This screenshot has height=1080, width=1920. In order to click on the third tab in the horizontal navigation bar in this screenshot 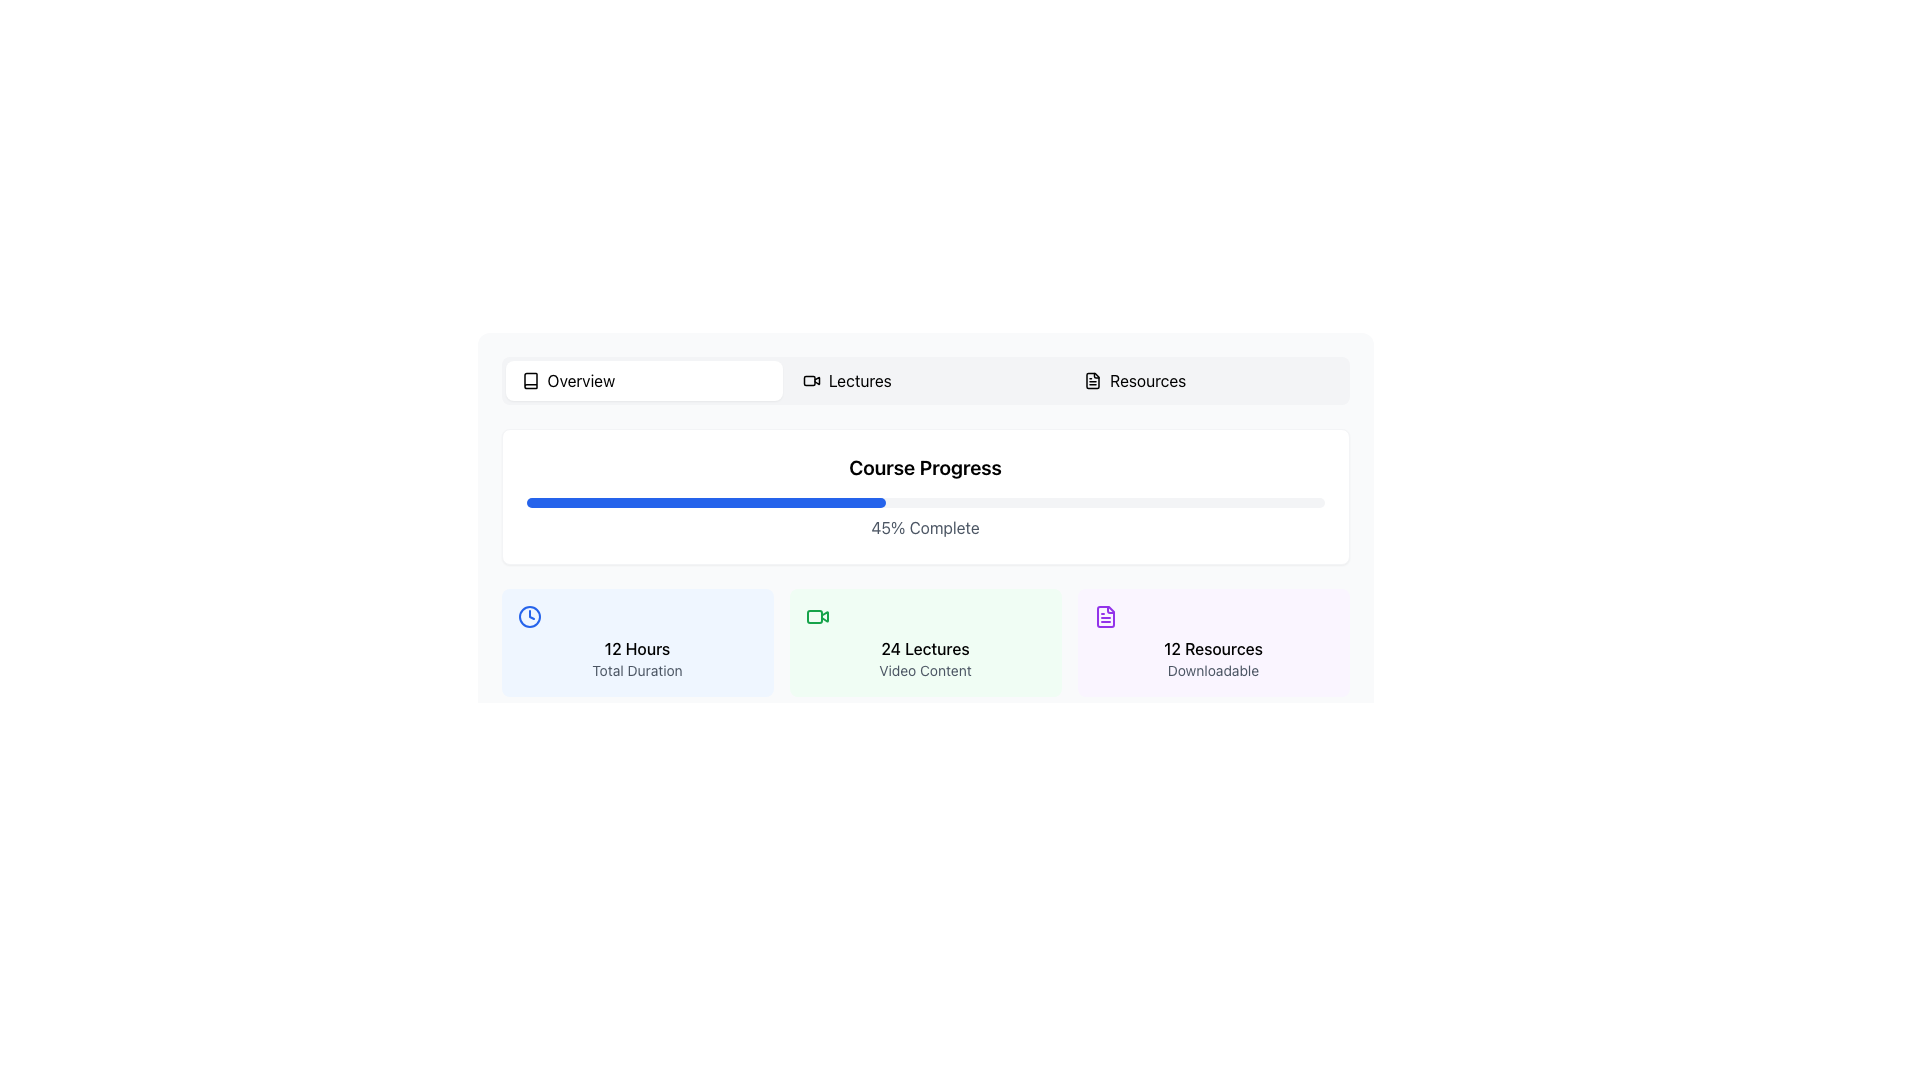, I will do `click(1205, 381)`.